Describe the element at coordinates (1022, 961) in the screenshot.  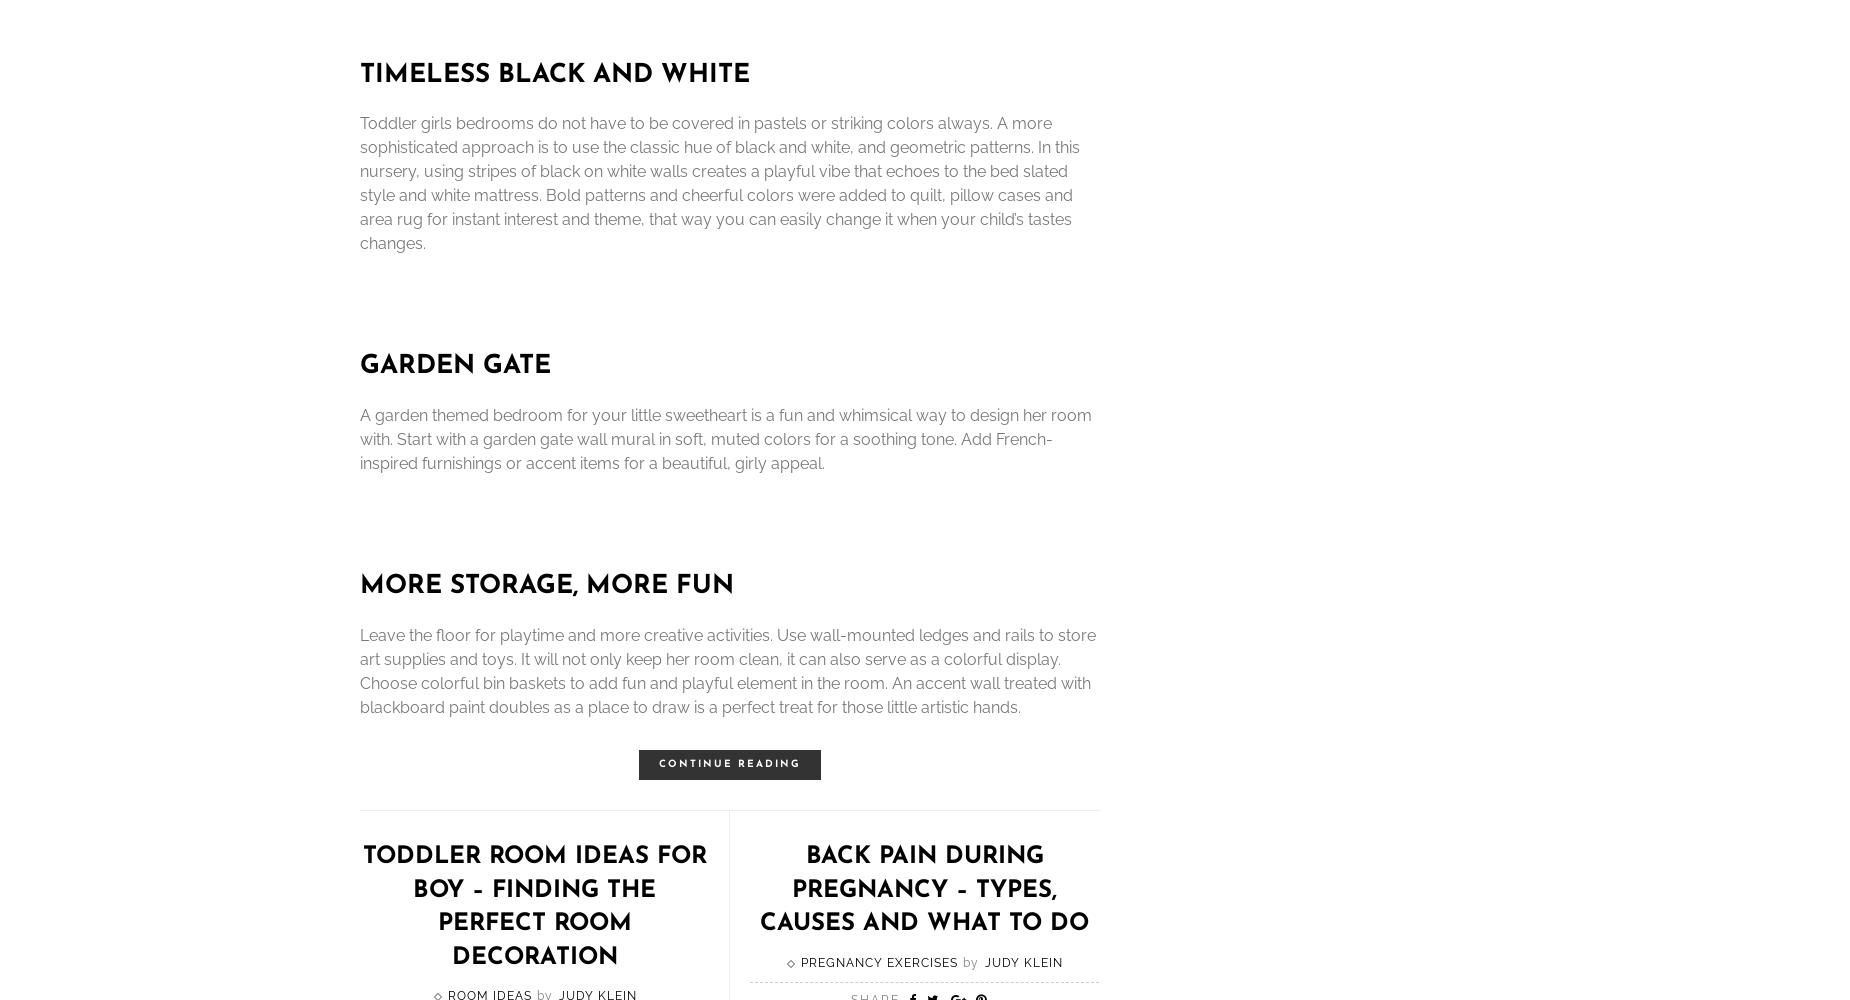
I see `'Judy Klein'` at that location.